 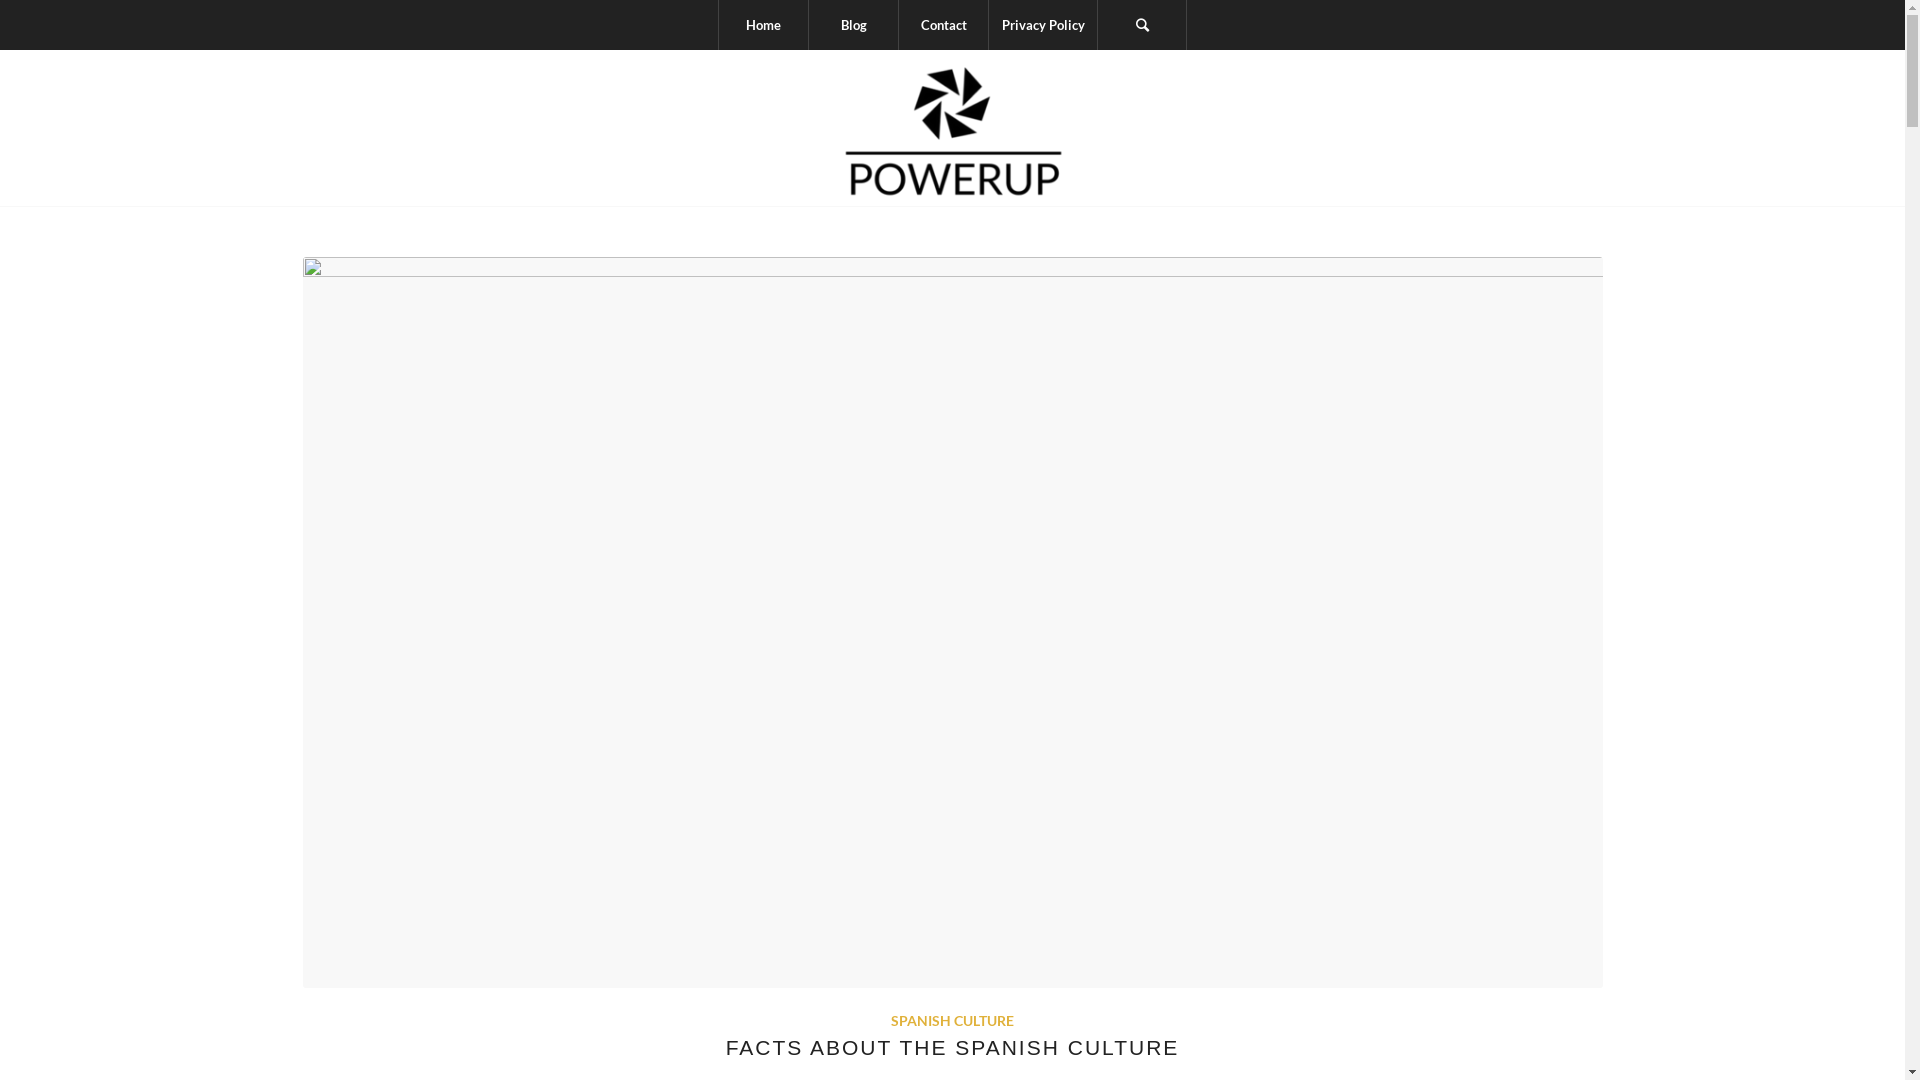 I want to click on 'Blog', so click(x=853, y=24).